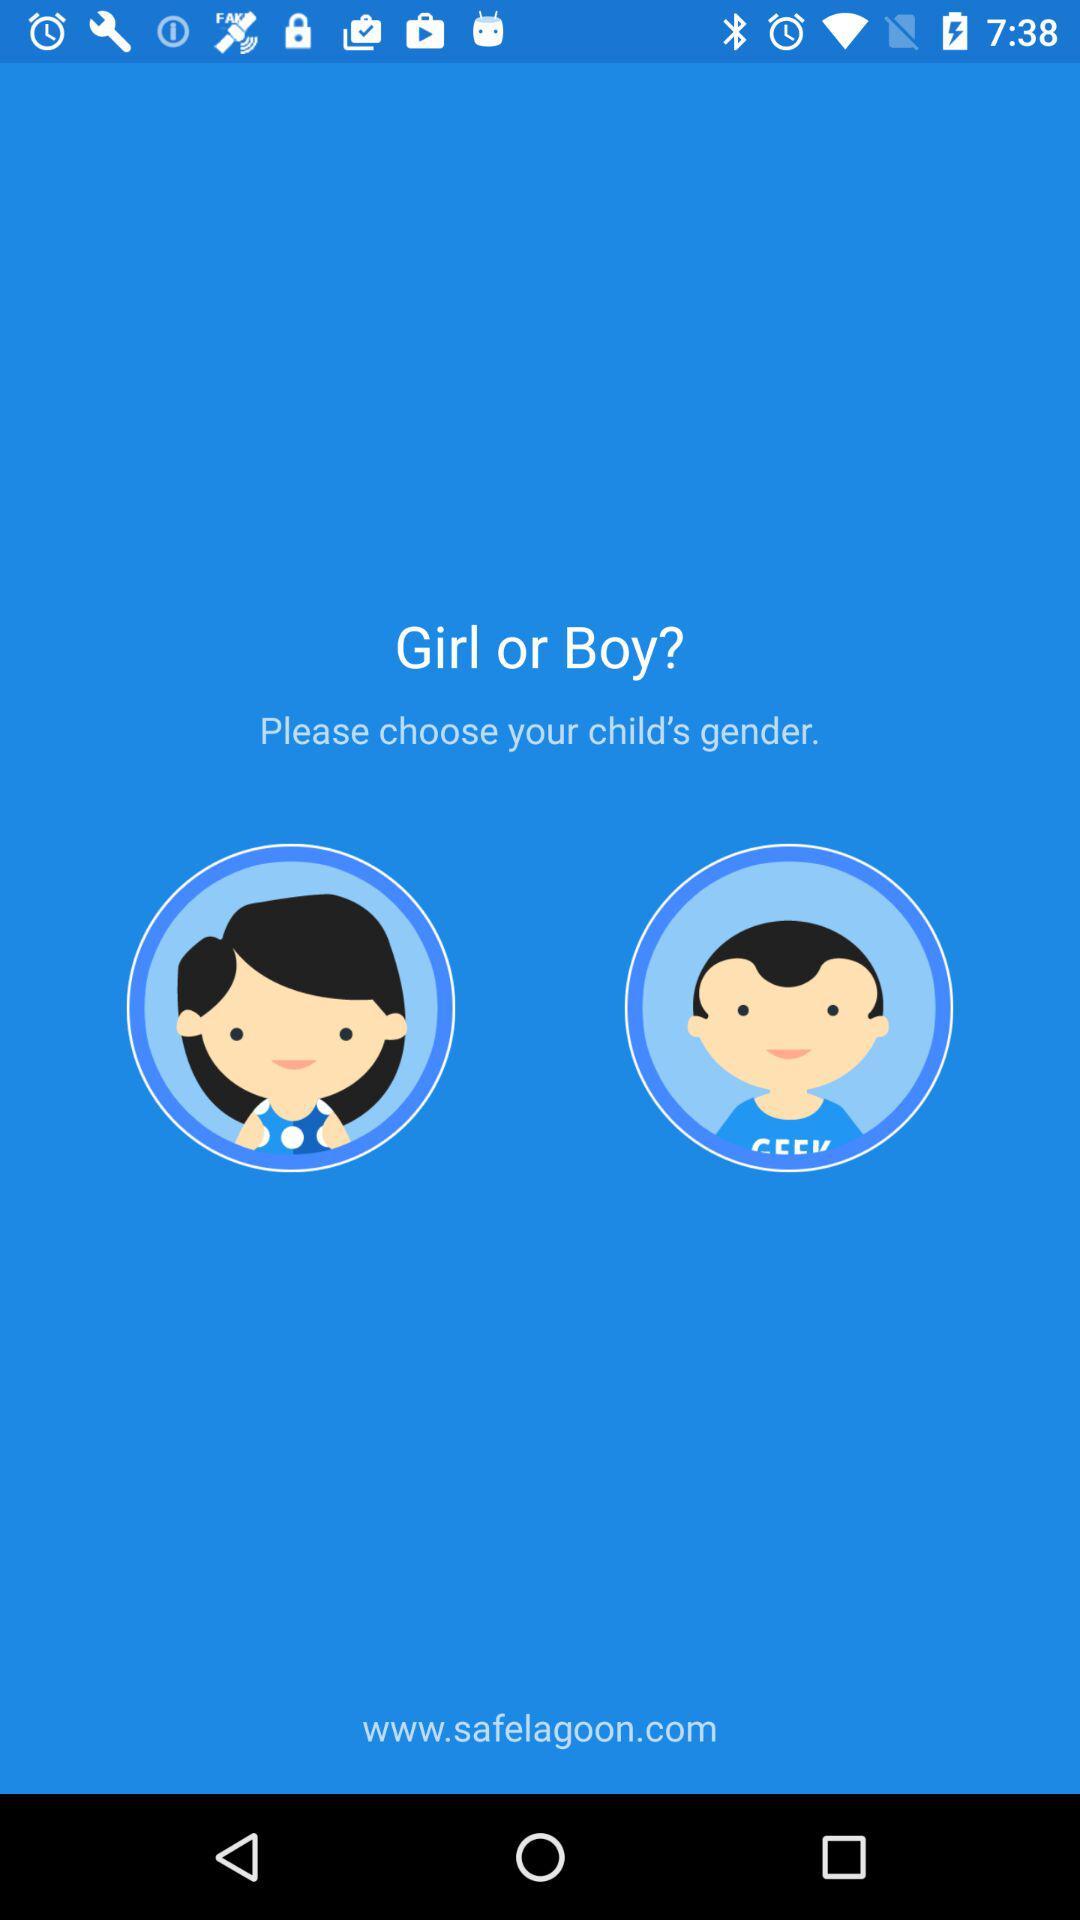 The width and height of the screenshot is (1080, 1920). What do you see at coordinates (290, 1009) in the screenshot?
I see `choose gender` at bounding box center [290, 1009].